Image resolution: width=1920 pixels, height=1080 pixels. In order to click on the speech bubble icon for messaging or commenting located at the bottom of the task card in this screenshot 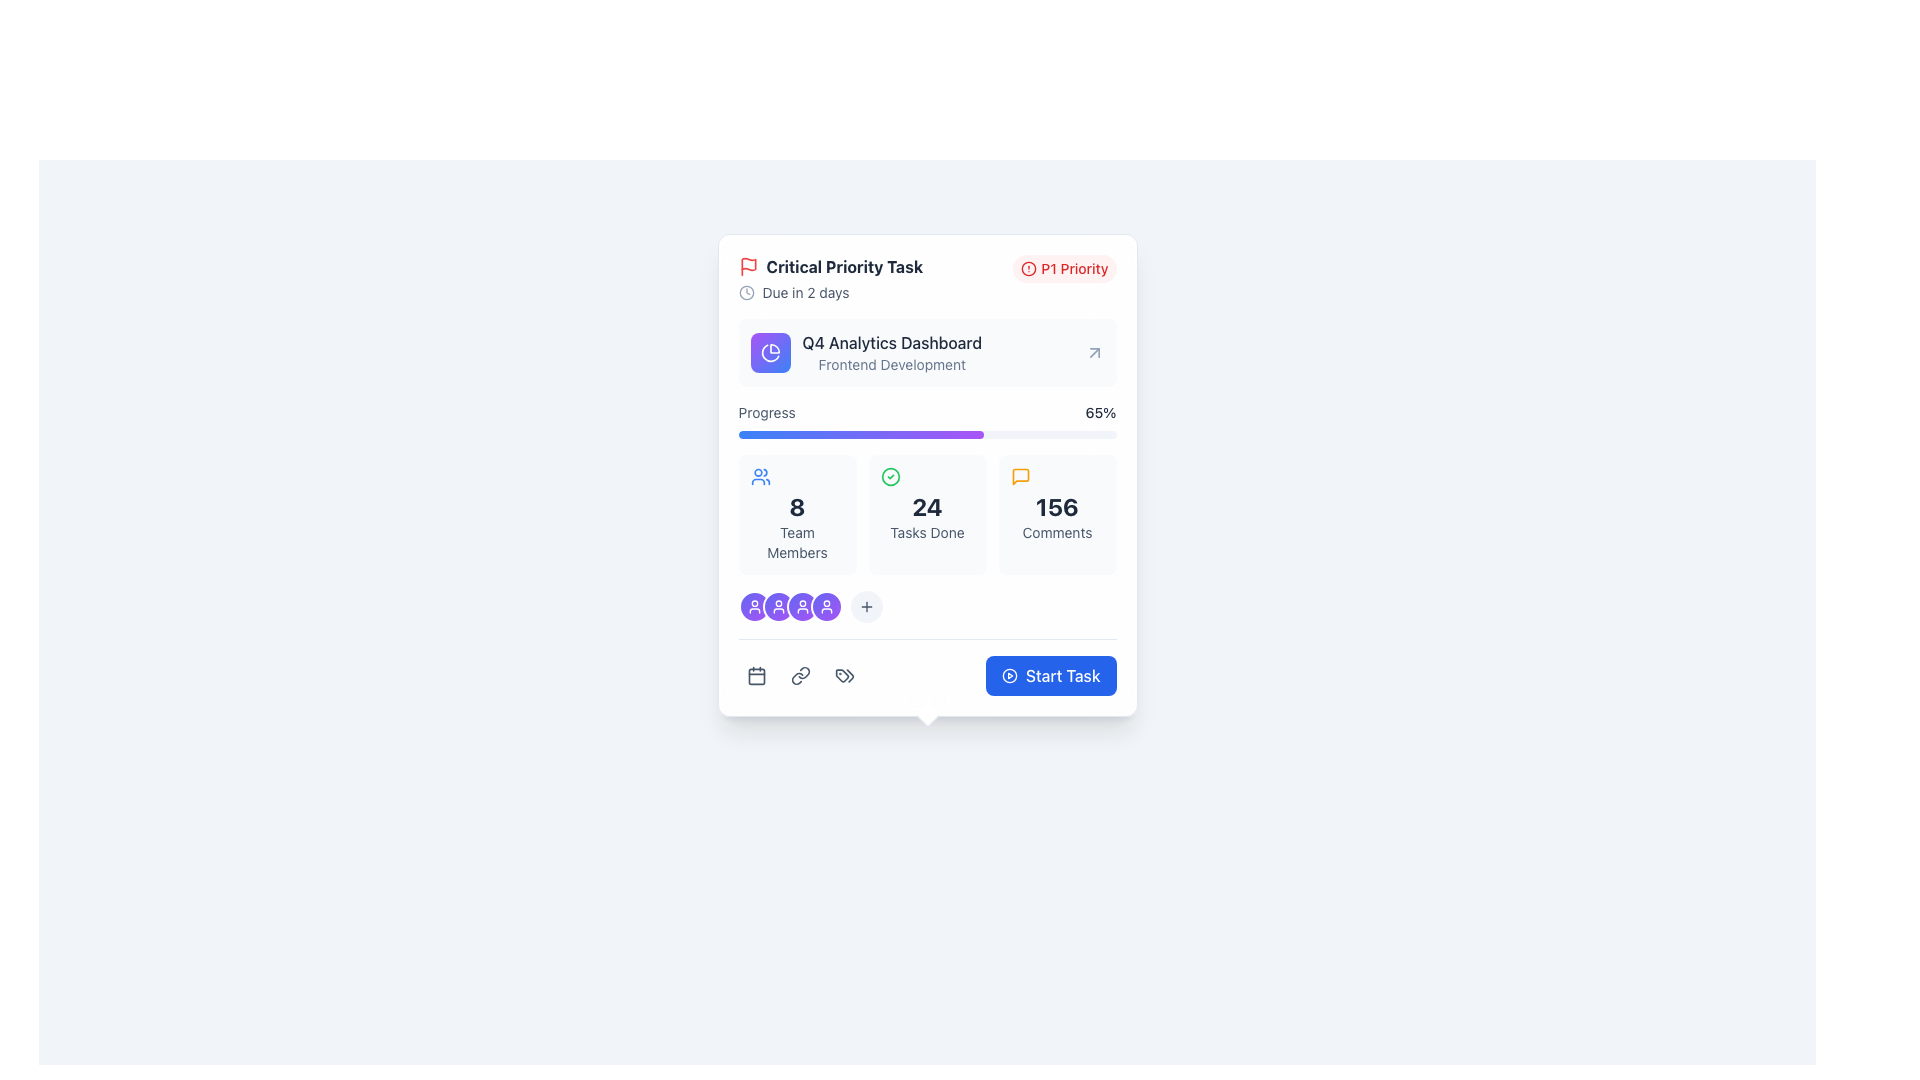, I will do `click(1020, 477)`.